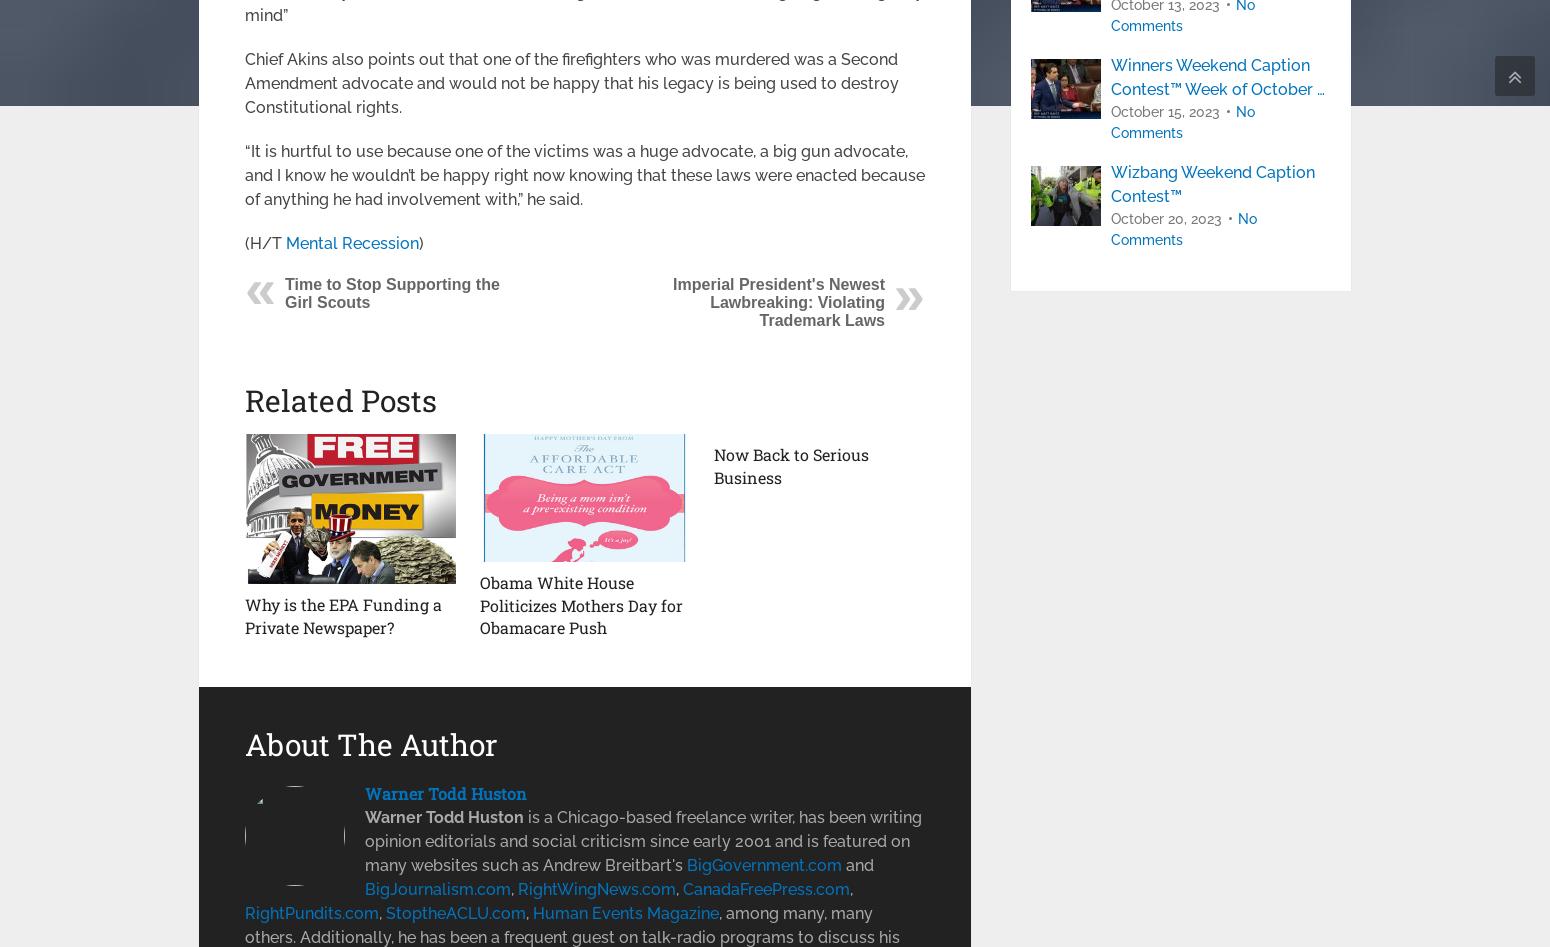 The width and height of the screenshot is (1550, 947). What do you see at coordinates (1213, 183) in the screenshot?
I see `'Wizbang Weekend Caption Contest™'` at bounding box center [1213, 183].